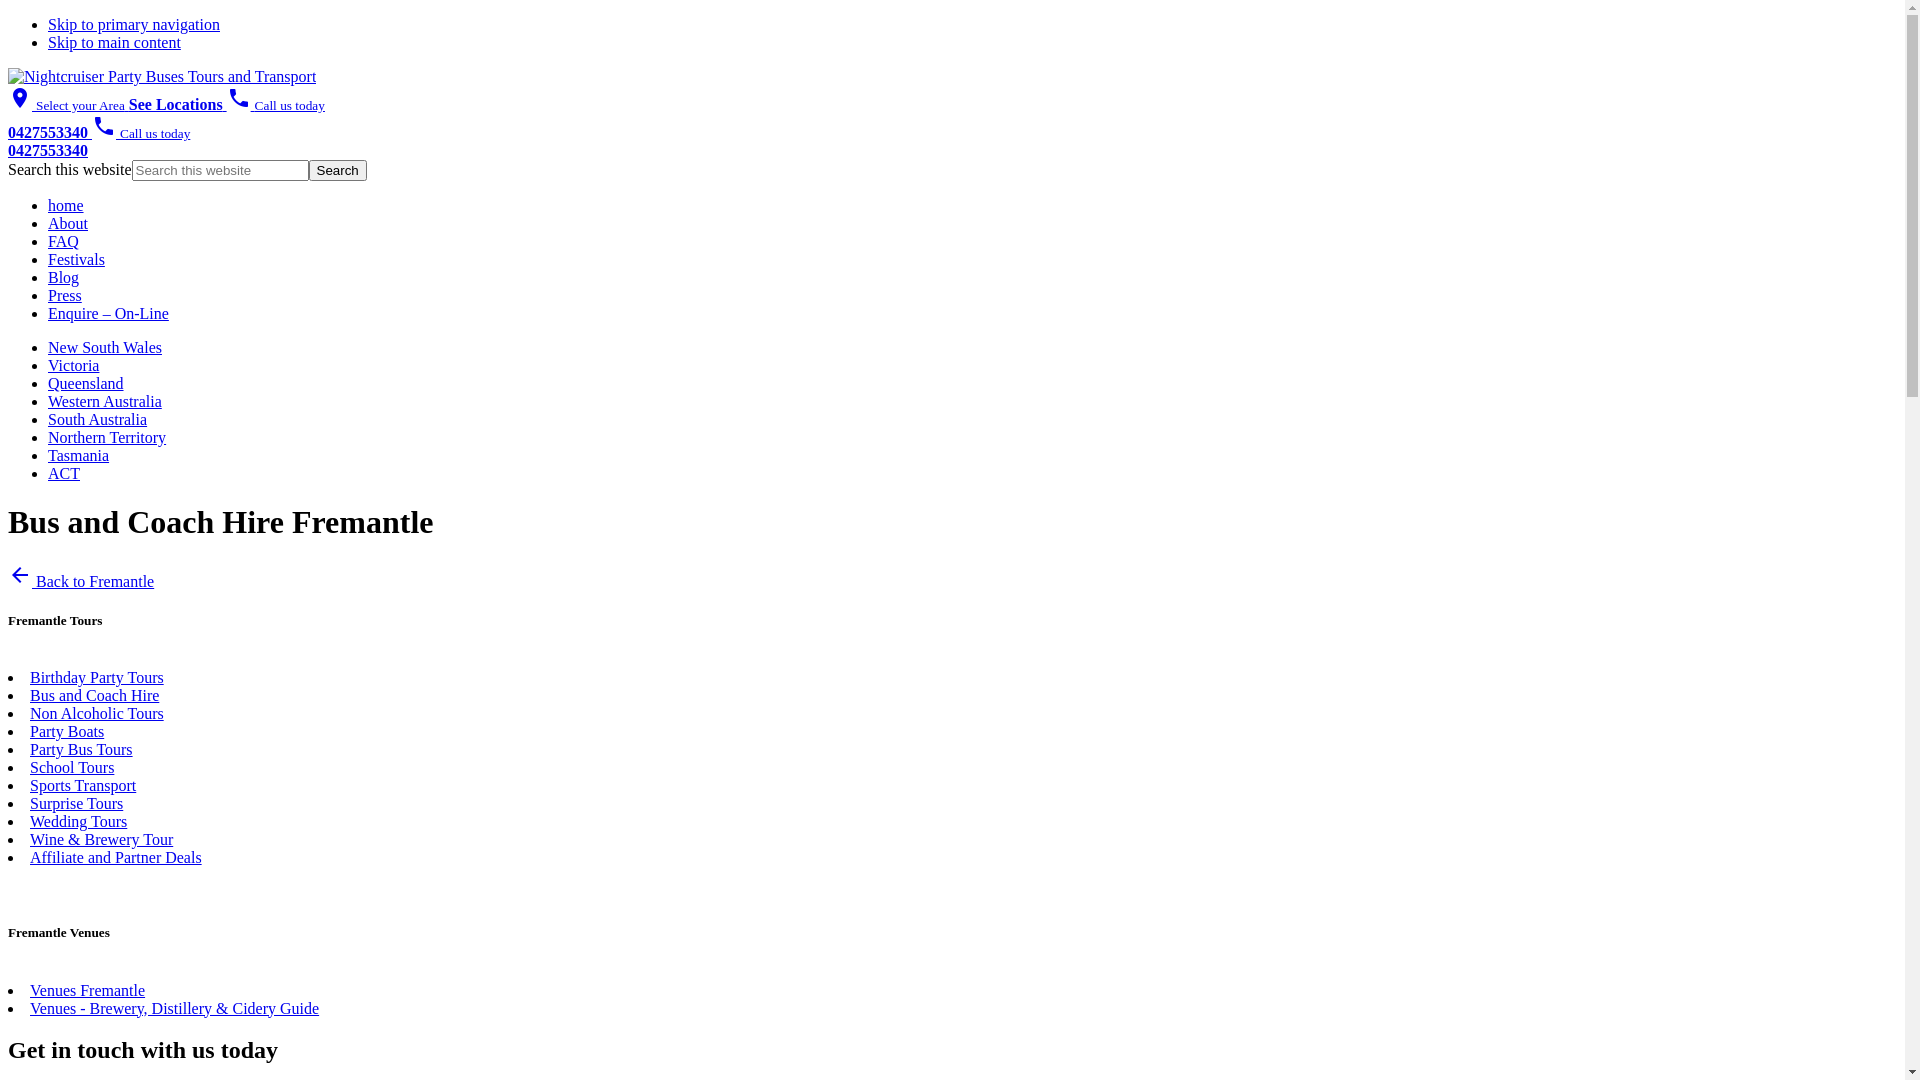 The width and height of the screenshot is (1920, 1080). What do you see at coordinates (114, 856) in the screenshot?
I see `'Affiliate and Partner Deals'` at bounding box center [114, 856].